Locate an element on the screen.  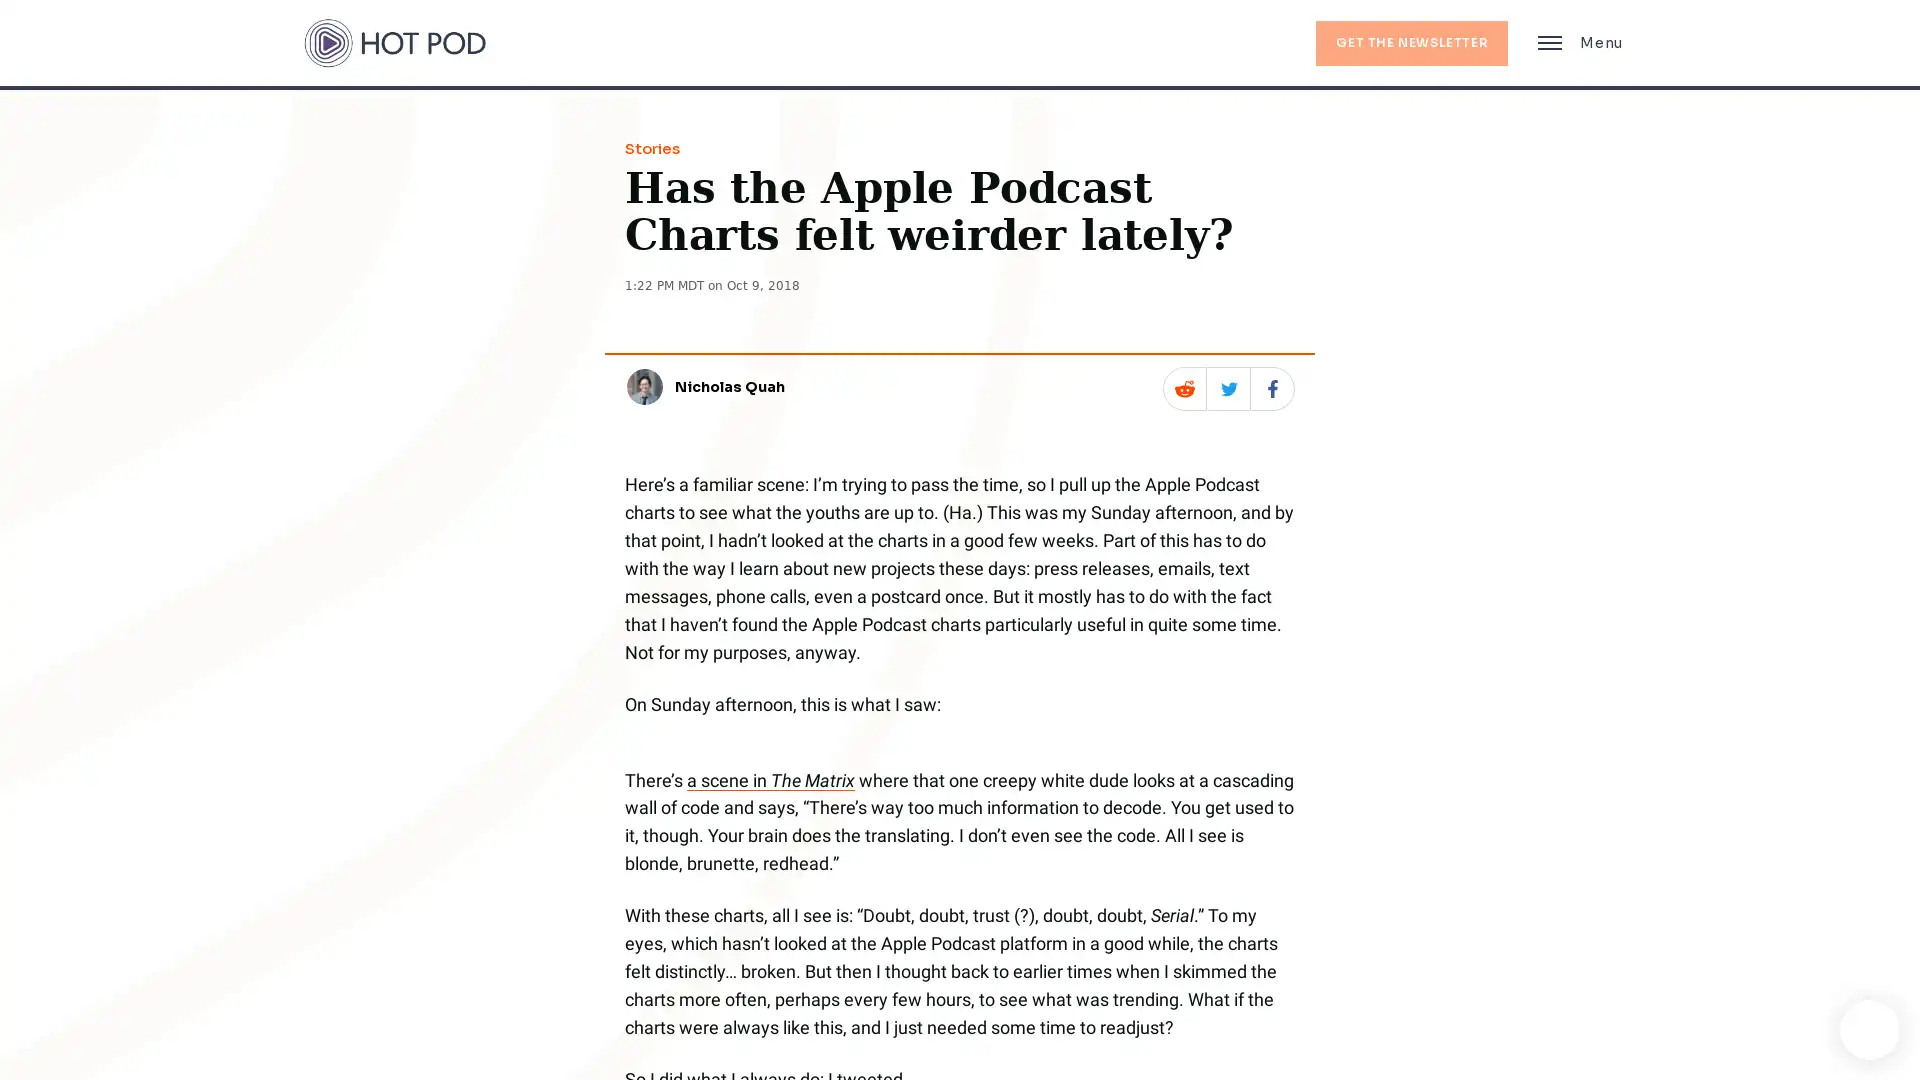
GET THE NEWSLETTER is located at coordinates (1410, 42).